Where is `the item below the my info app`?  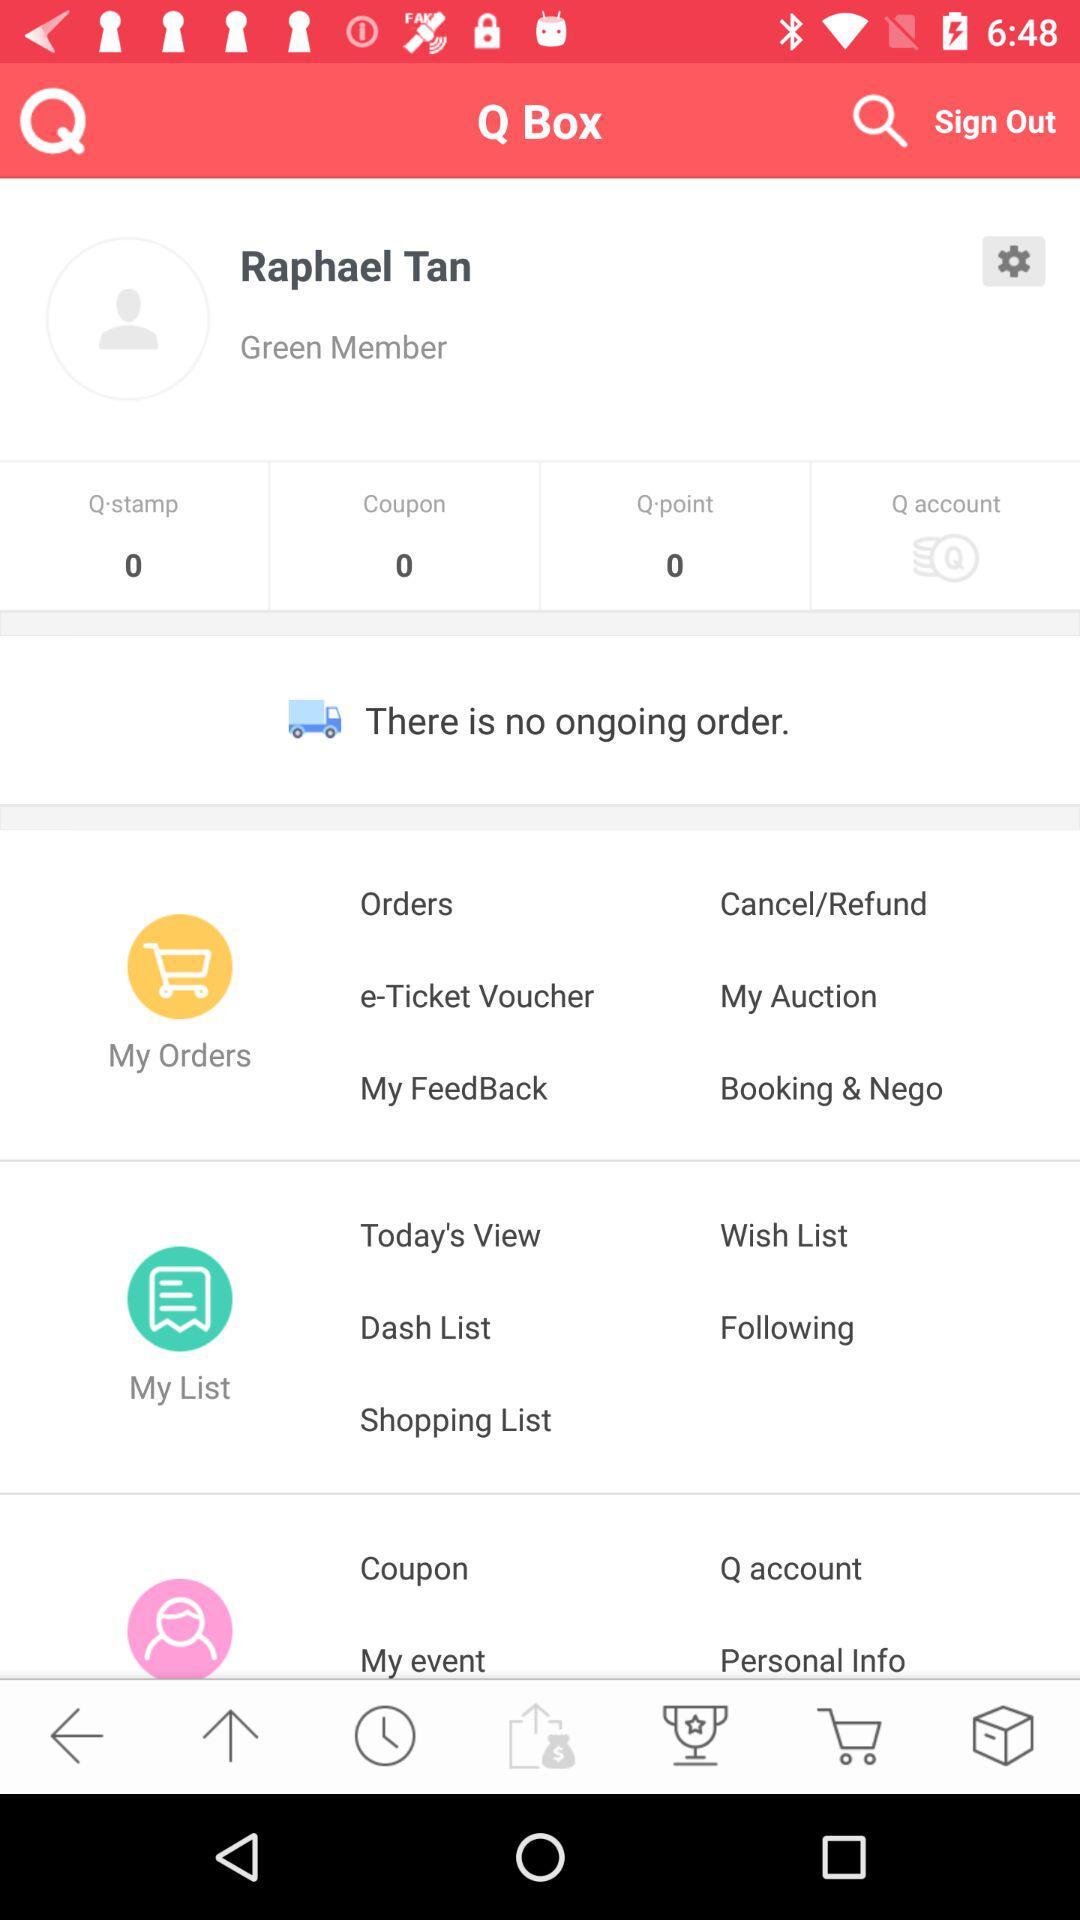
the item below the my info app is located at coordinates (384, 1734).